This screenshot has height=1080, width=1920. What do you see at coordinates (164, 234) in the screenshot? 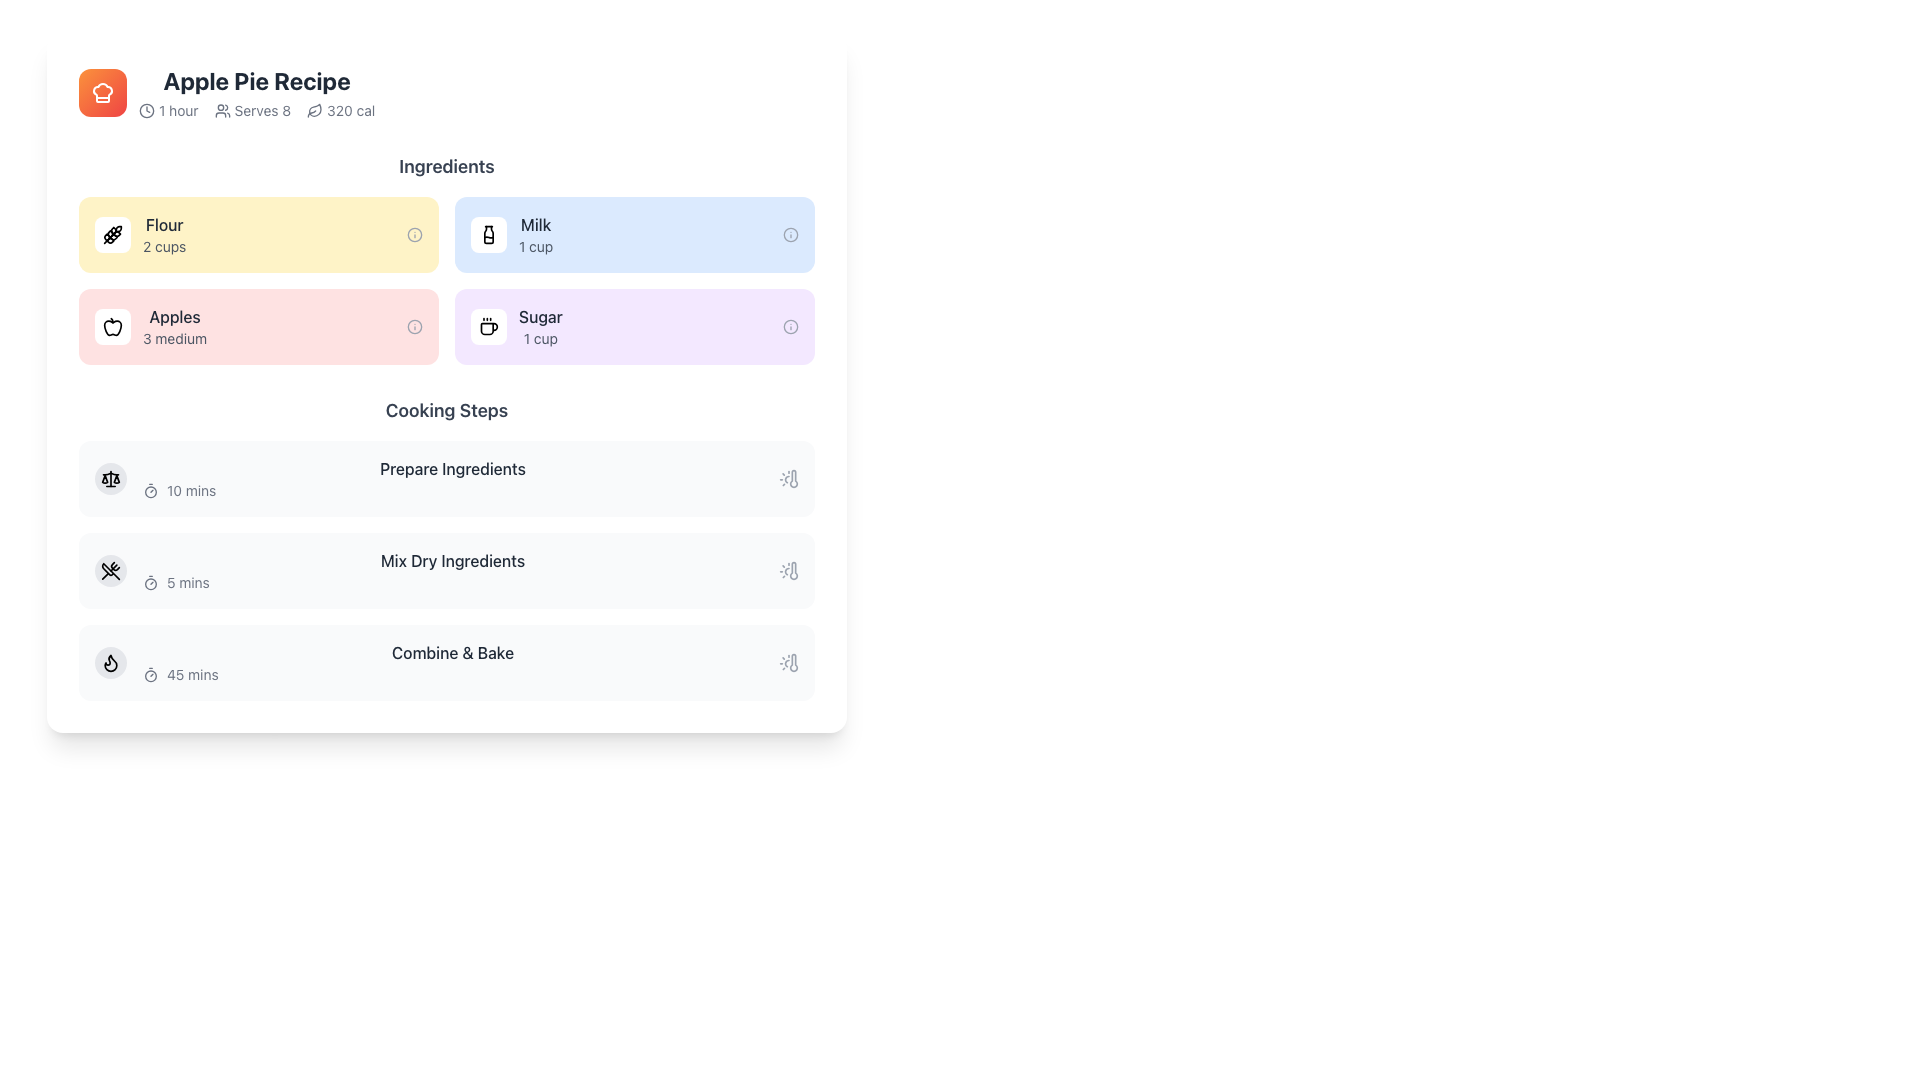
I see `text from the 'Flour' label, which displays 'Flour' in bold and '2 cups' in lighter text, located in the upper left quadrant of the application layout within the 'Ingredients' section` at bounding box center [164, 234].